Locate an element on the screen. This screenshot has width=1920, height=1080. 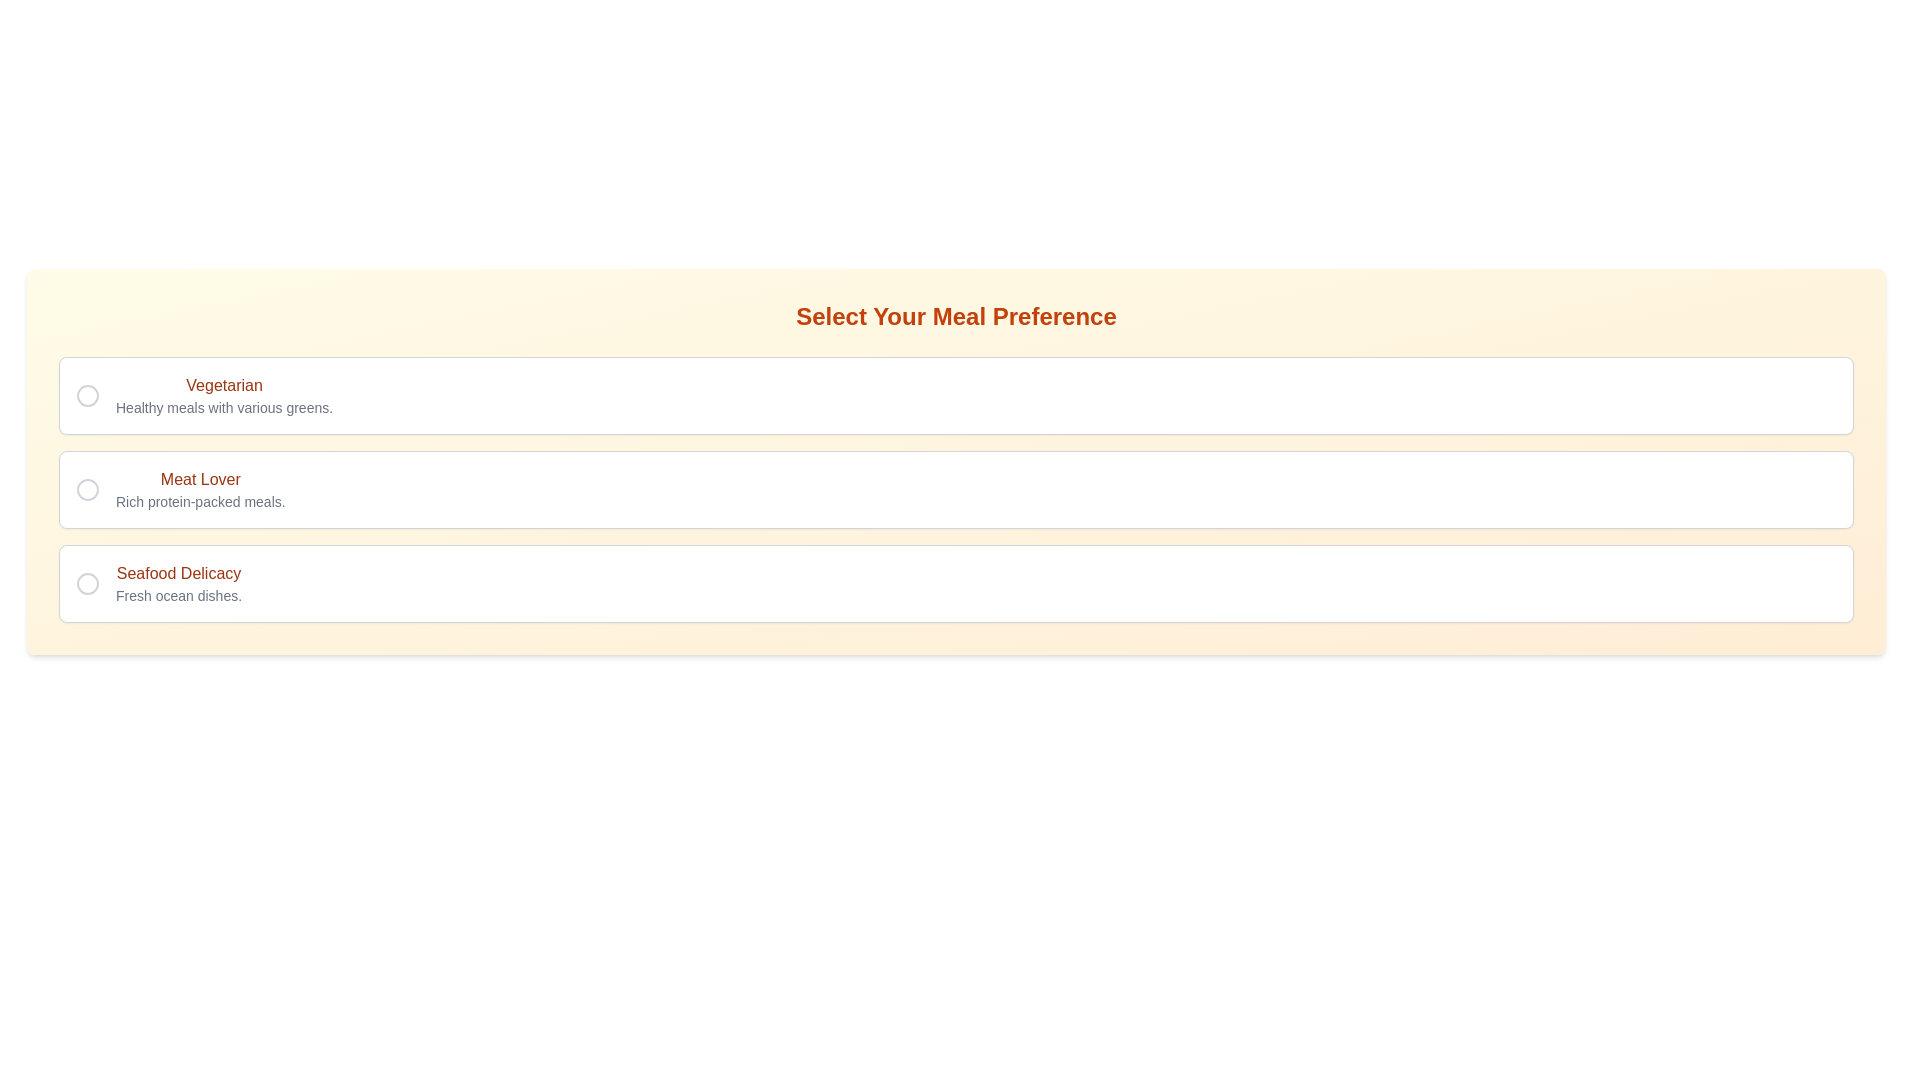
descriptive title and details for the 'Vegetarian' meal preference option in the first card of the vertical list of selectable meal preferences is located at coordinates (224, 396).